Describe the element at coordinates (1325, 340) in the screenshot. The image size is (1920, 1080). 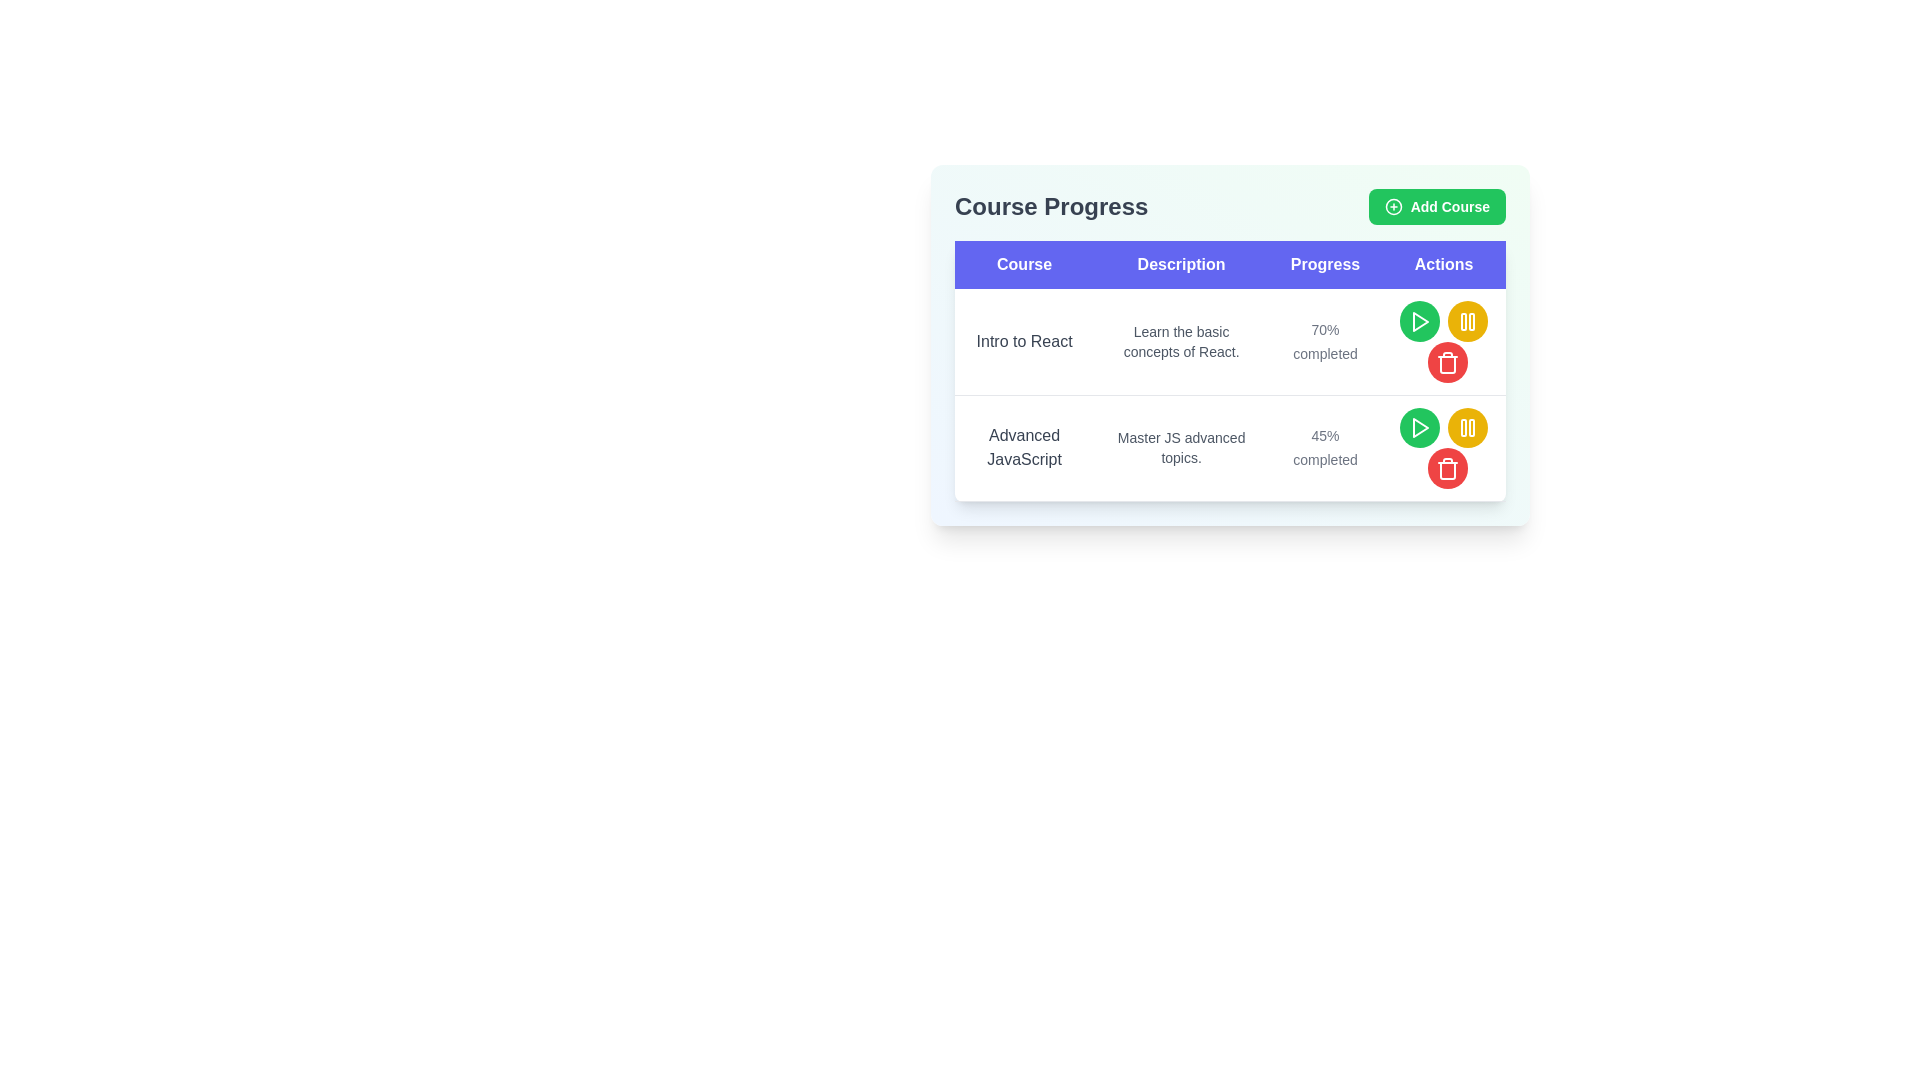
I see `the static text element indicating '70% completed' in the Progress column of the course listing interface` at that location.